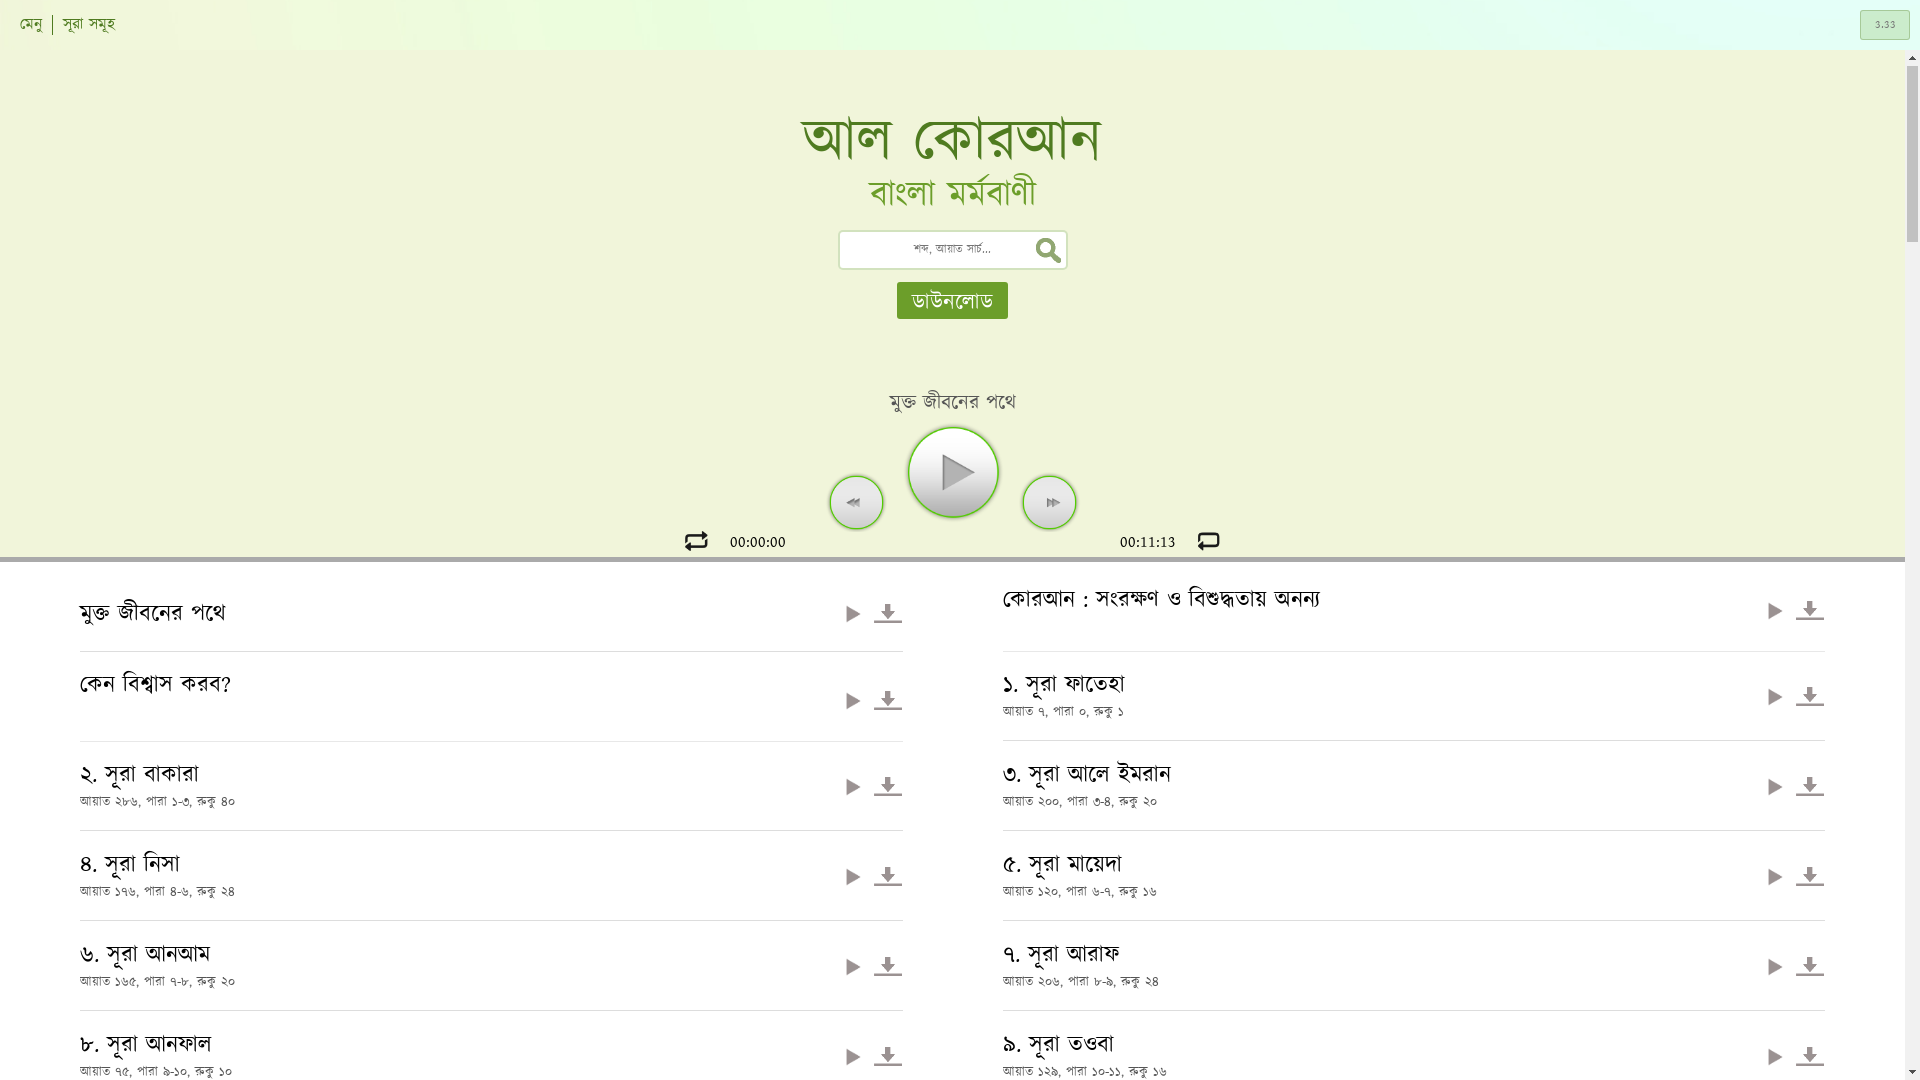 This screenshot has width=1920, height=1080. Describe the element at coordinates (1775, 785) in the screenshot. I see `'Play'` at that location.